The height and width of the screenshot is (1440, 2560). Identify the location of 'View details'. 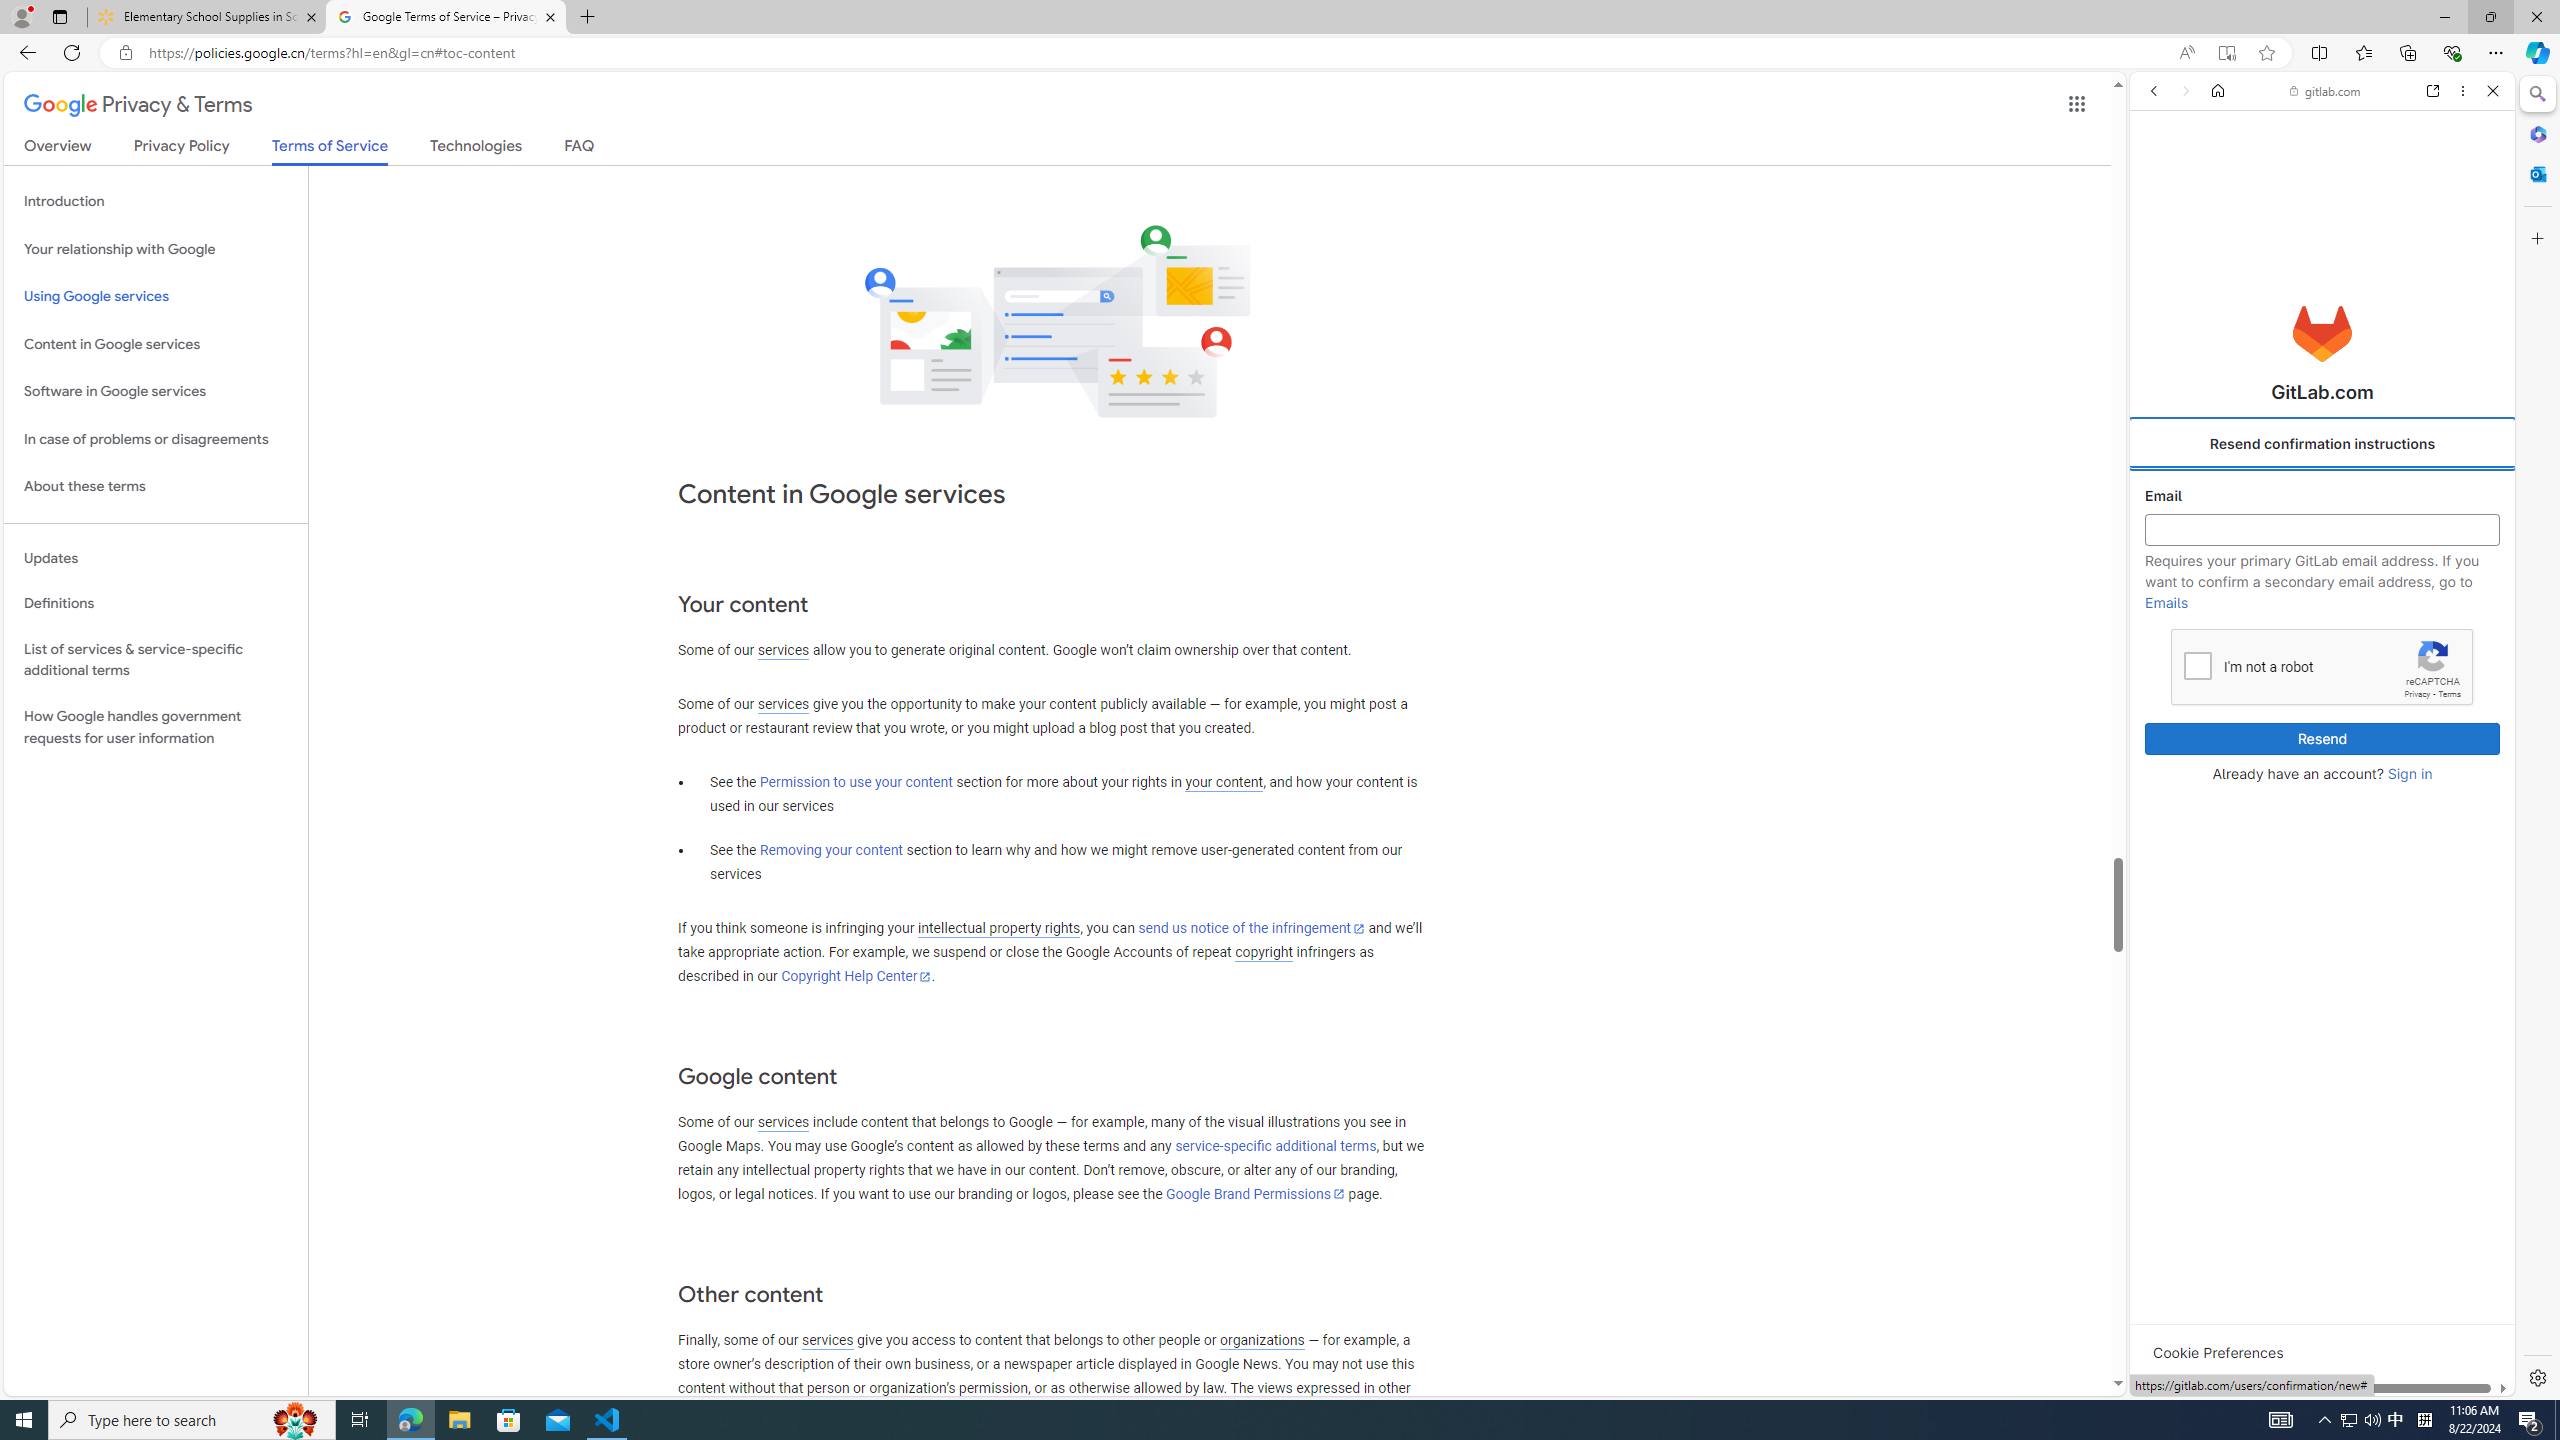
(2425, 973).